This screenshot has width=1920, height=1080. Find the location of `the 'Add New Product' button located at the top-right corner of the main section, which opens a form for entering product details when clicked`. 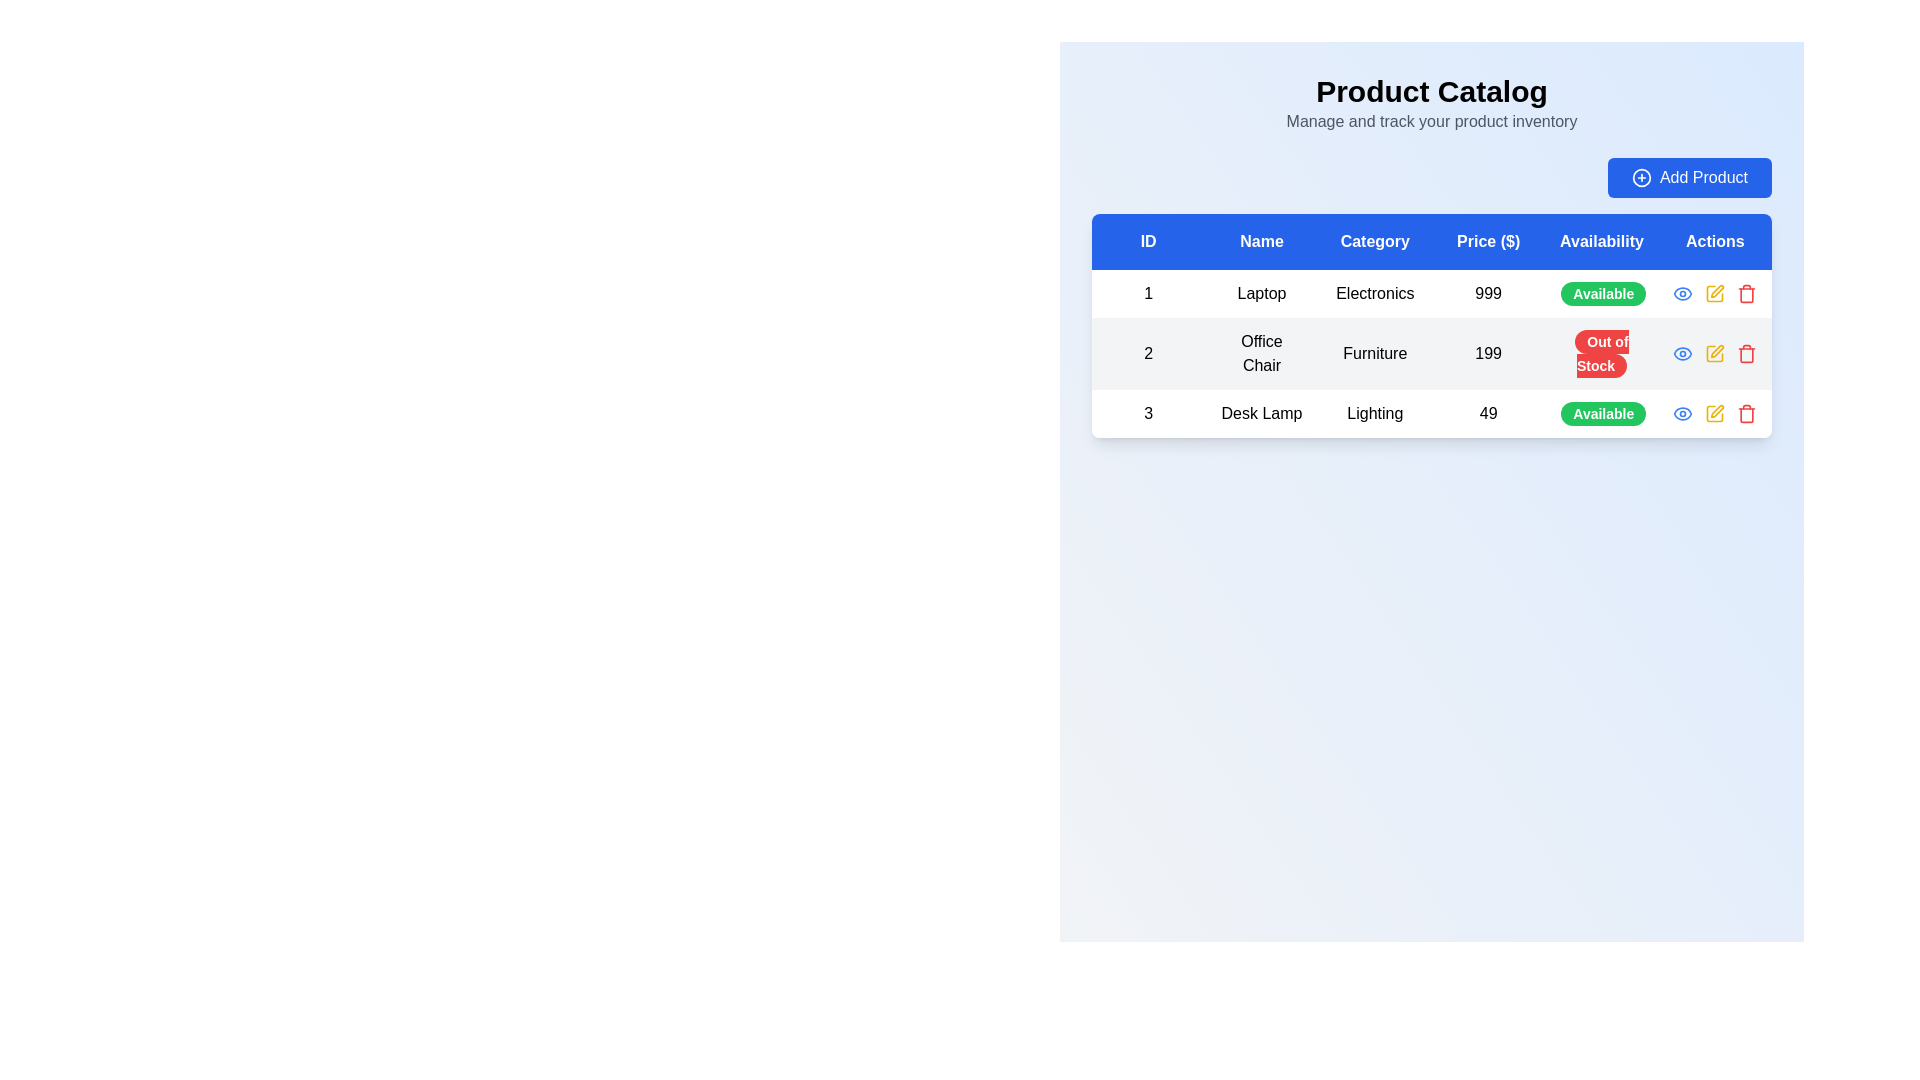

the 'Add New Product' button located at the top-right corner of the main section, which opens a form for entering product details when clicked is located at coordinates (1688, 176).